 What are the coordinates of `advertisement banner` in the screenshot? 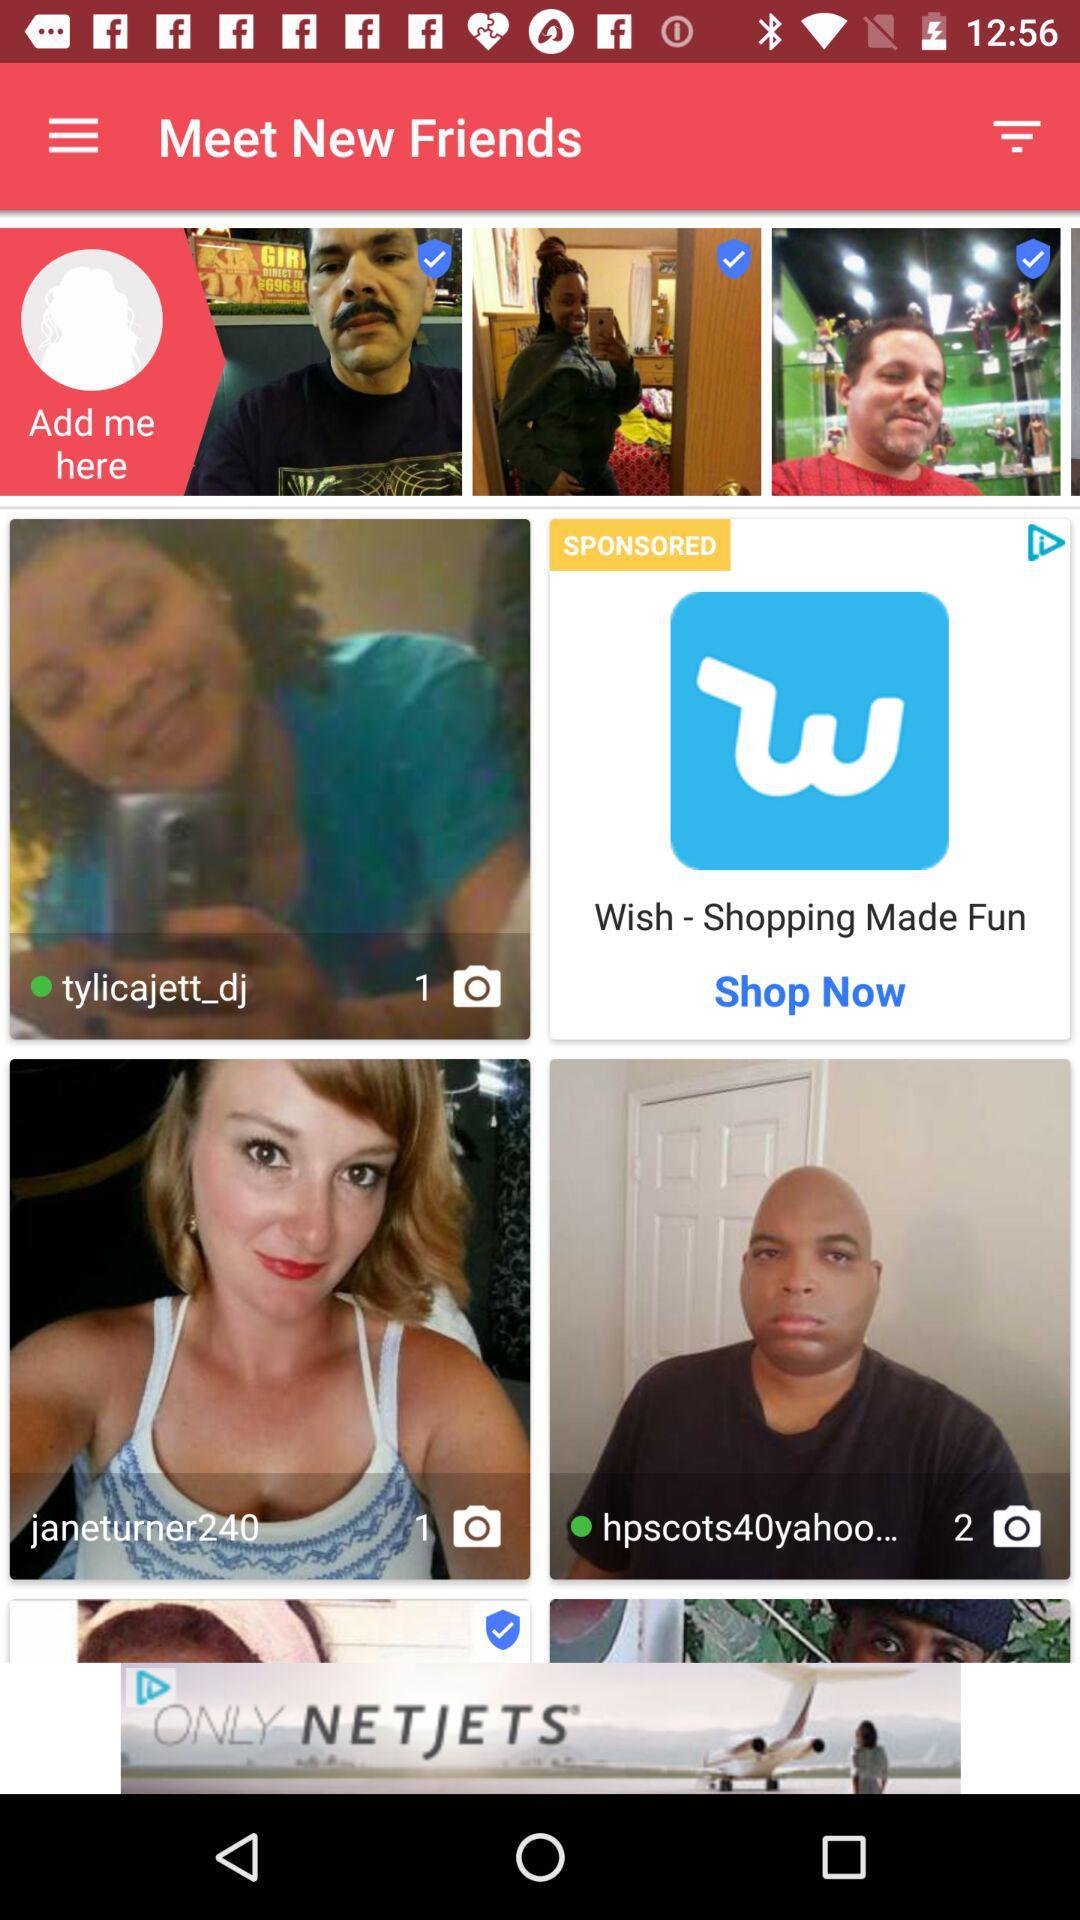 It's located at (810, 729).